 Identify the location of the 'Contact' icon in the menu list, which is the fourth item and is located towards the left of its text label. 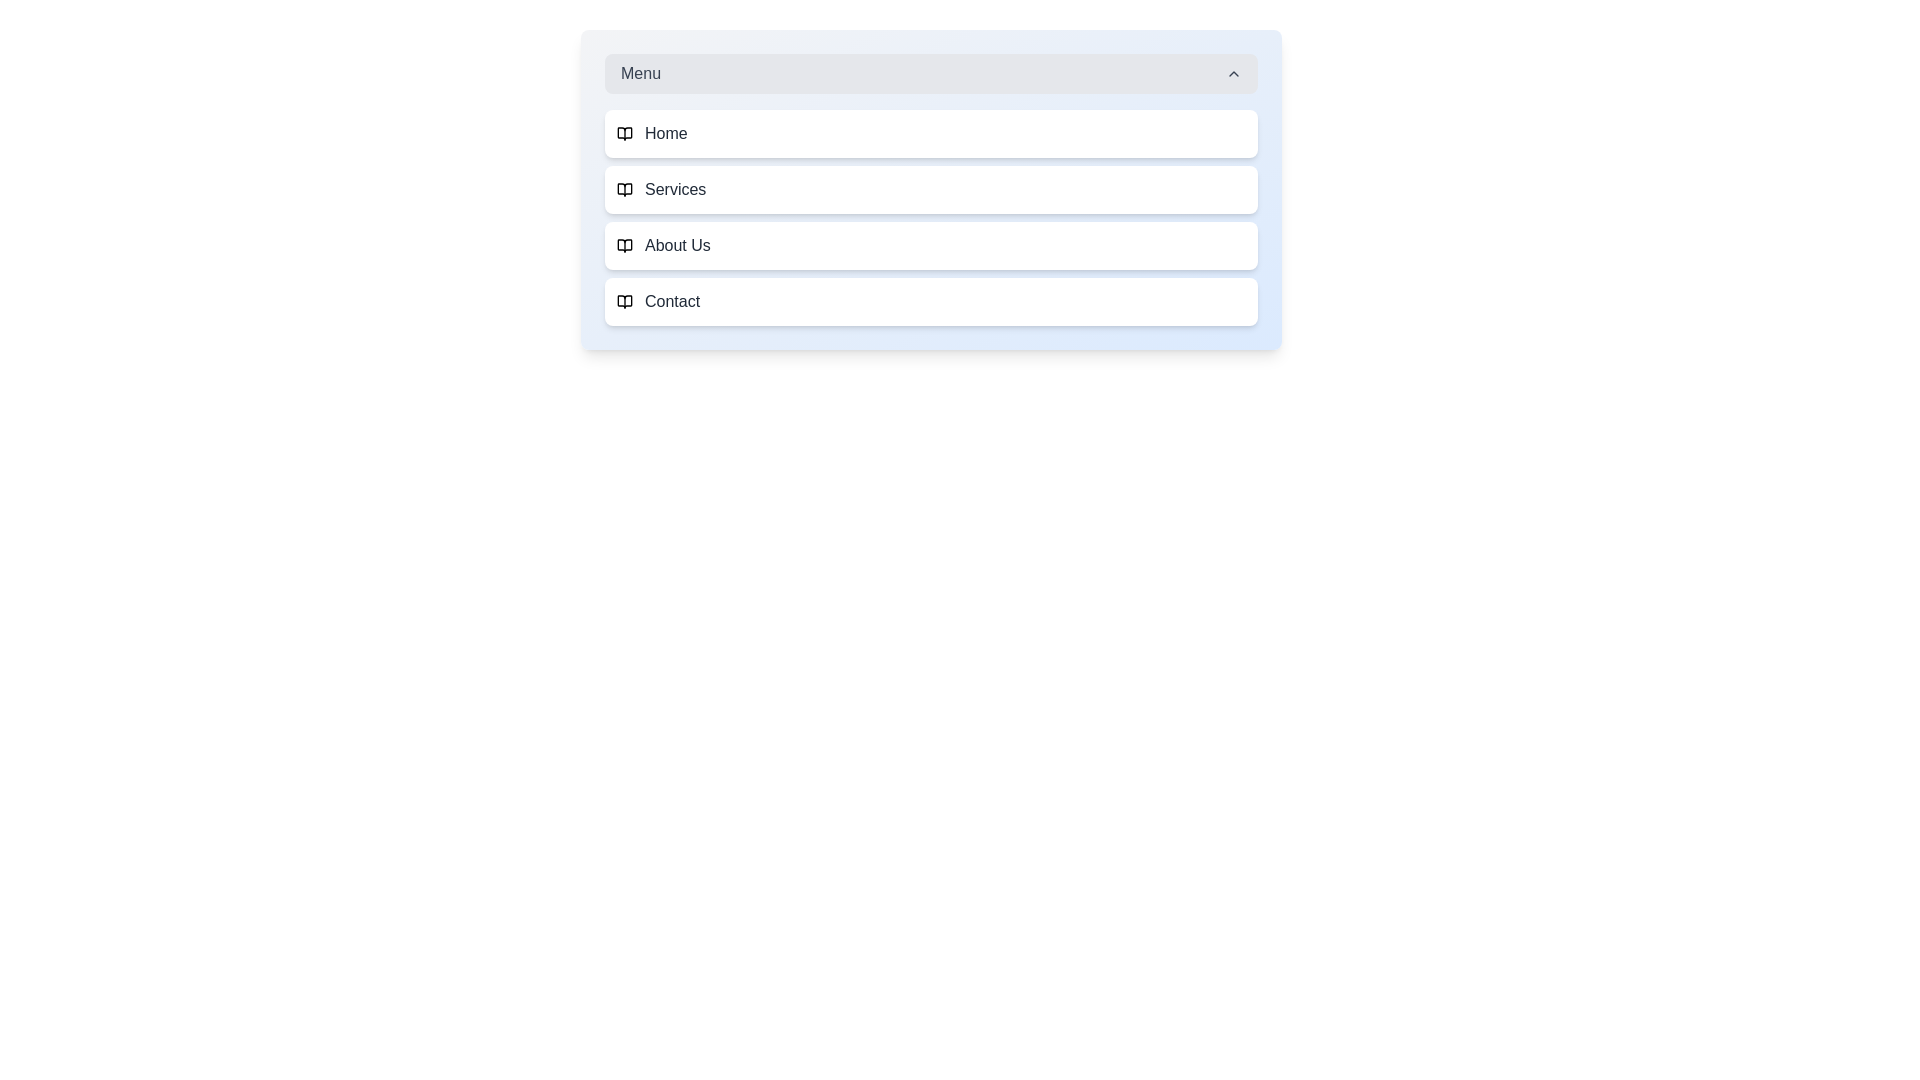
(623, 301).